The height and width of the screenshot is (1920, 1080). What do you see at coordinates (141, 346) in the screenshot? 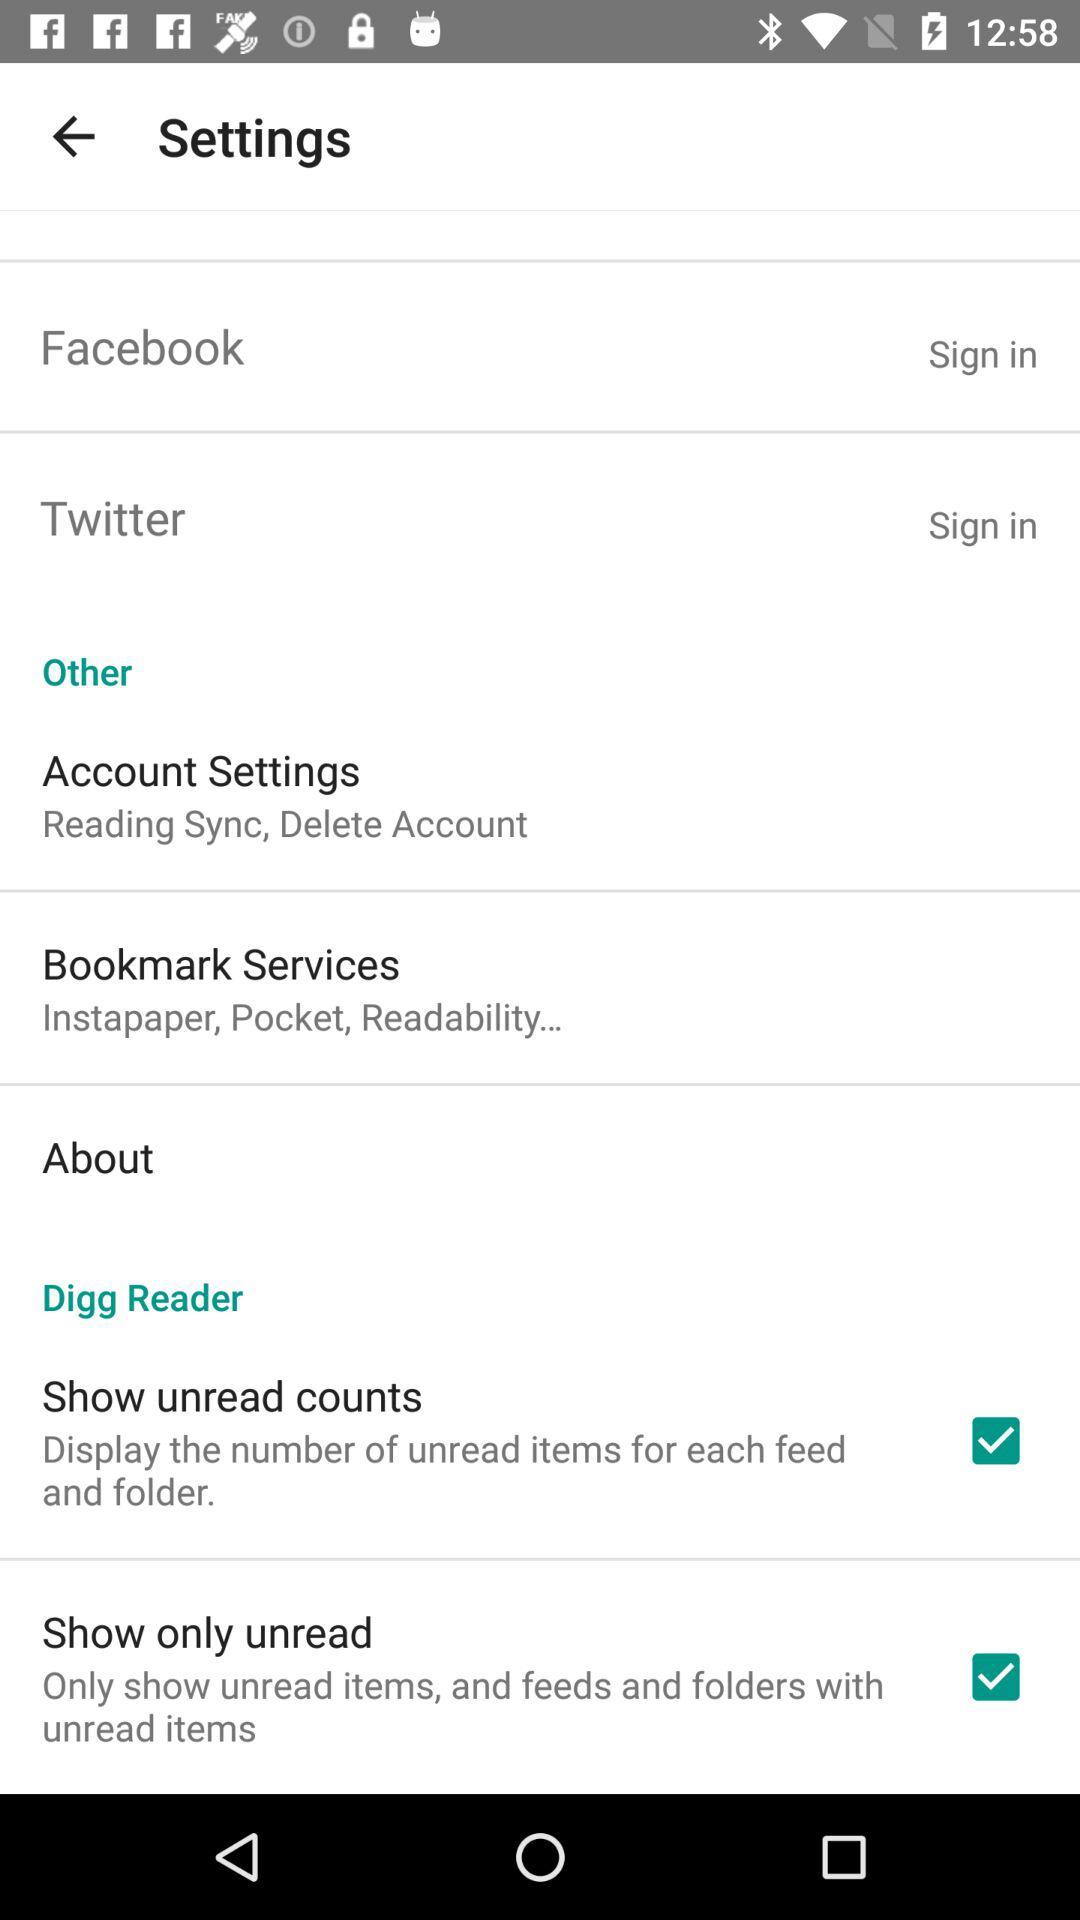
I see `item to the left of the sign in app` at bounding box center [141, 346].